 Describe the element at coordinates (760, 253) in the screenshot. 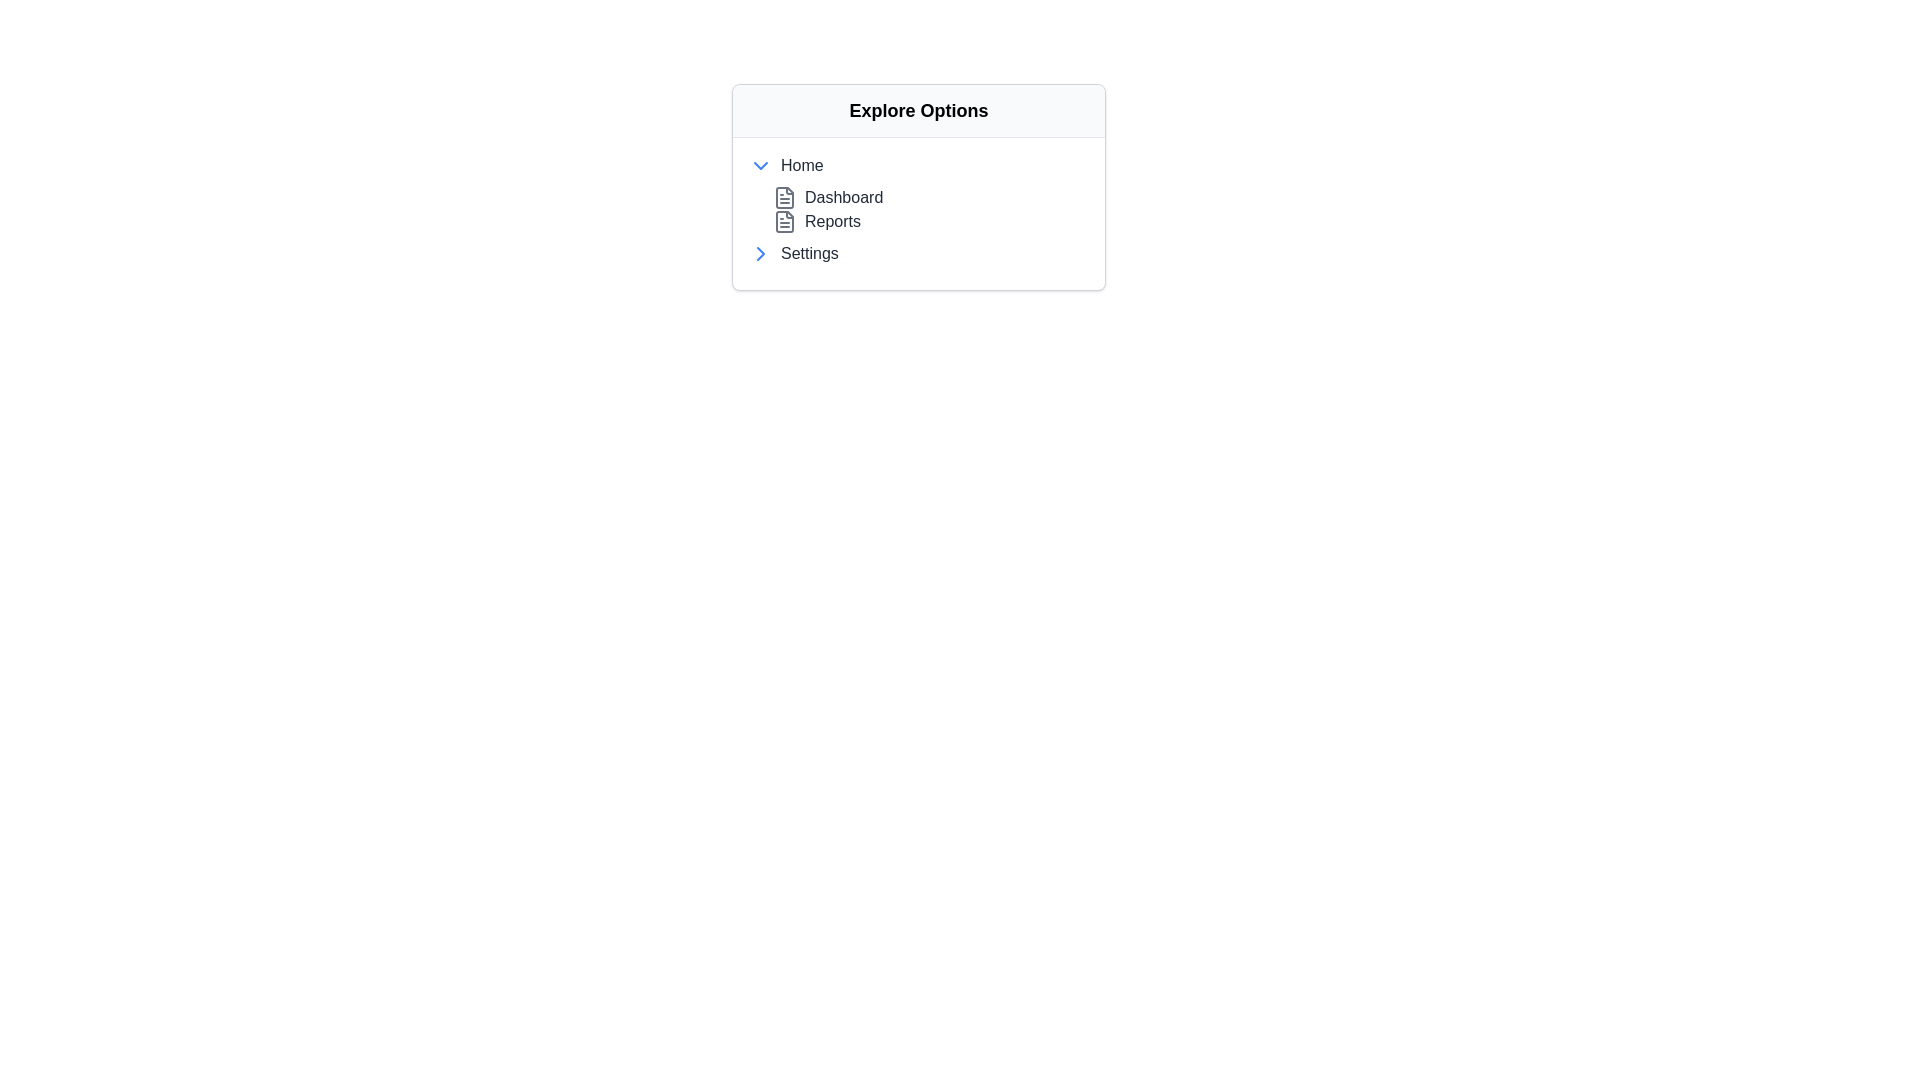

I see `the right-facing blue chevron icon adjacent to the 'Settings' label in the 'Explore Options' section` at that location.